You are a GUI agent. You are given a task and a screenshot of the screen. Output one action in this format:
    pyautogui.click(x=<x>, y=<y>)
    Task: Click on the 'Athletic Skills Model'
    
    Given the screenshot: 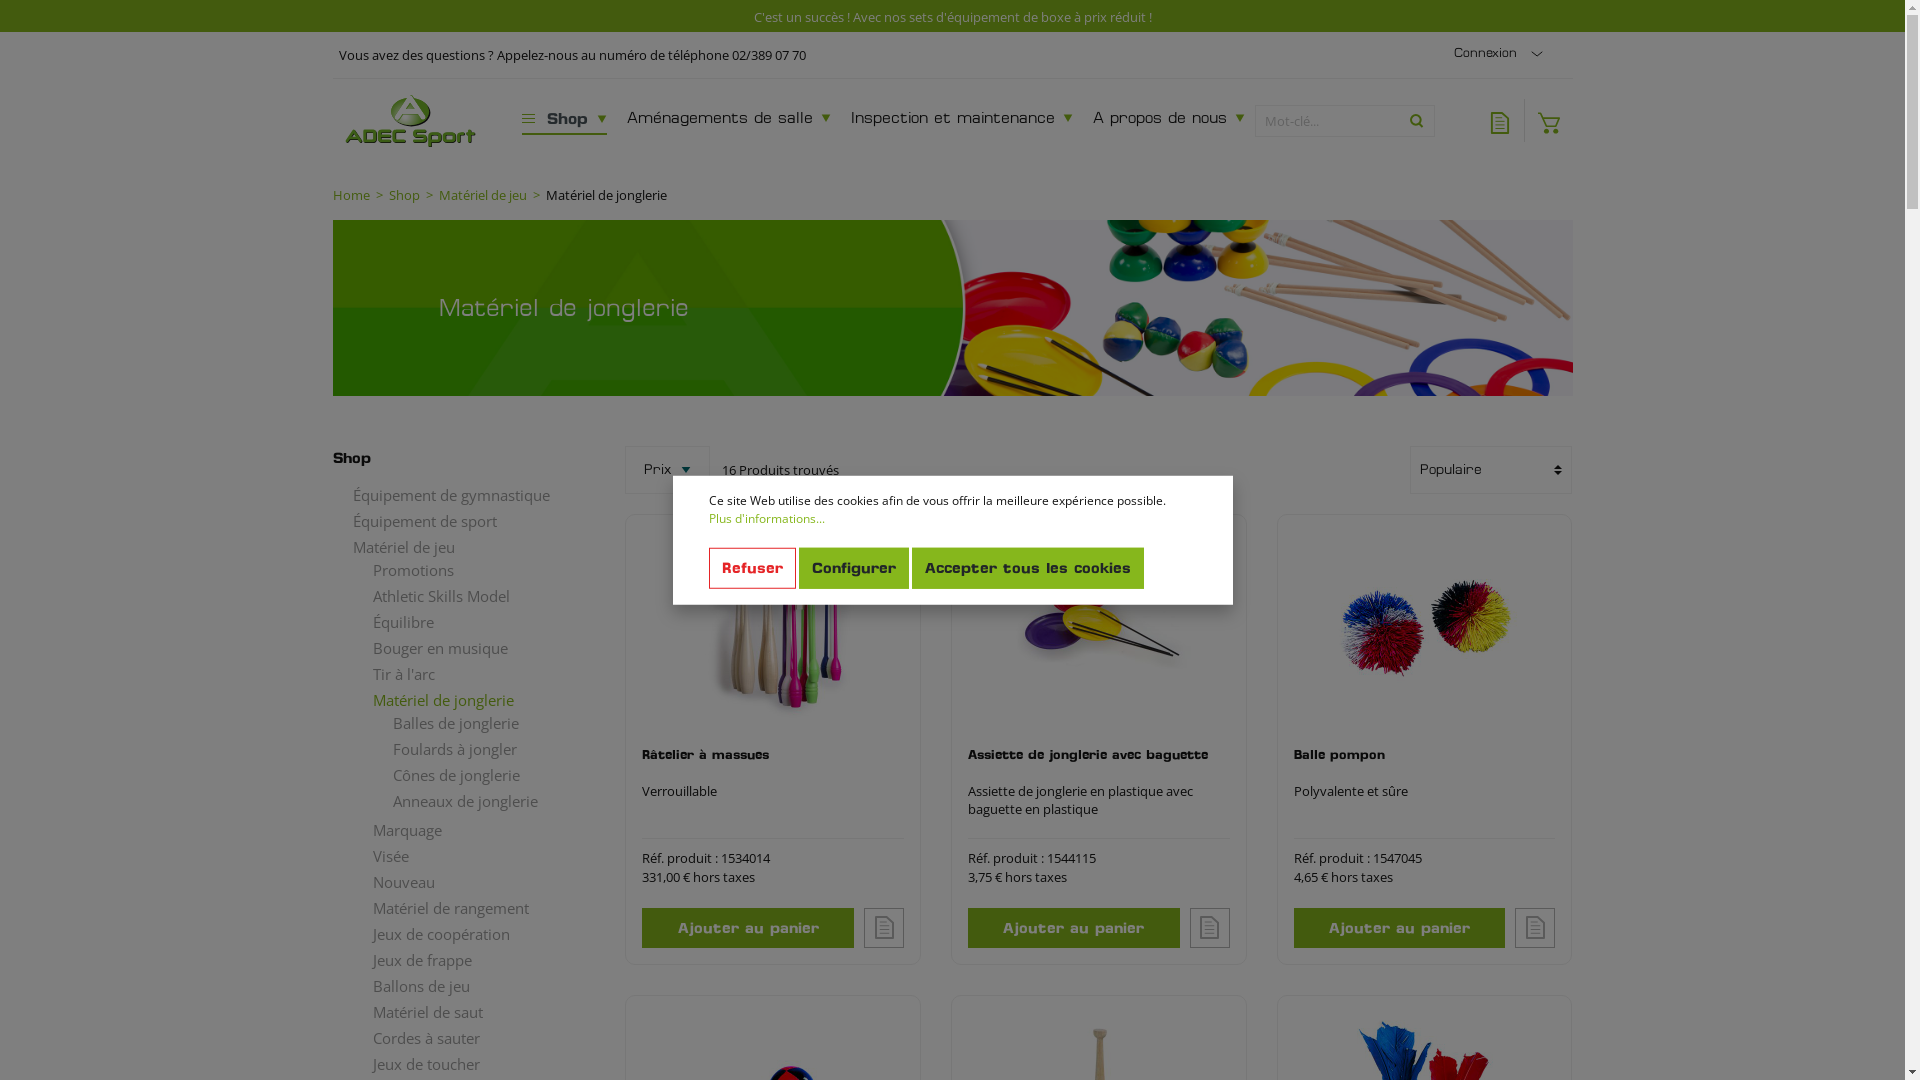 What is the action you would take?
    pyautogui.click(x=467, y=595)
    